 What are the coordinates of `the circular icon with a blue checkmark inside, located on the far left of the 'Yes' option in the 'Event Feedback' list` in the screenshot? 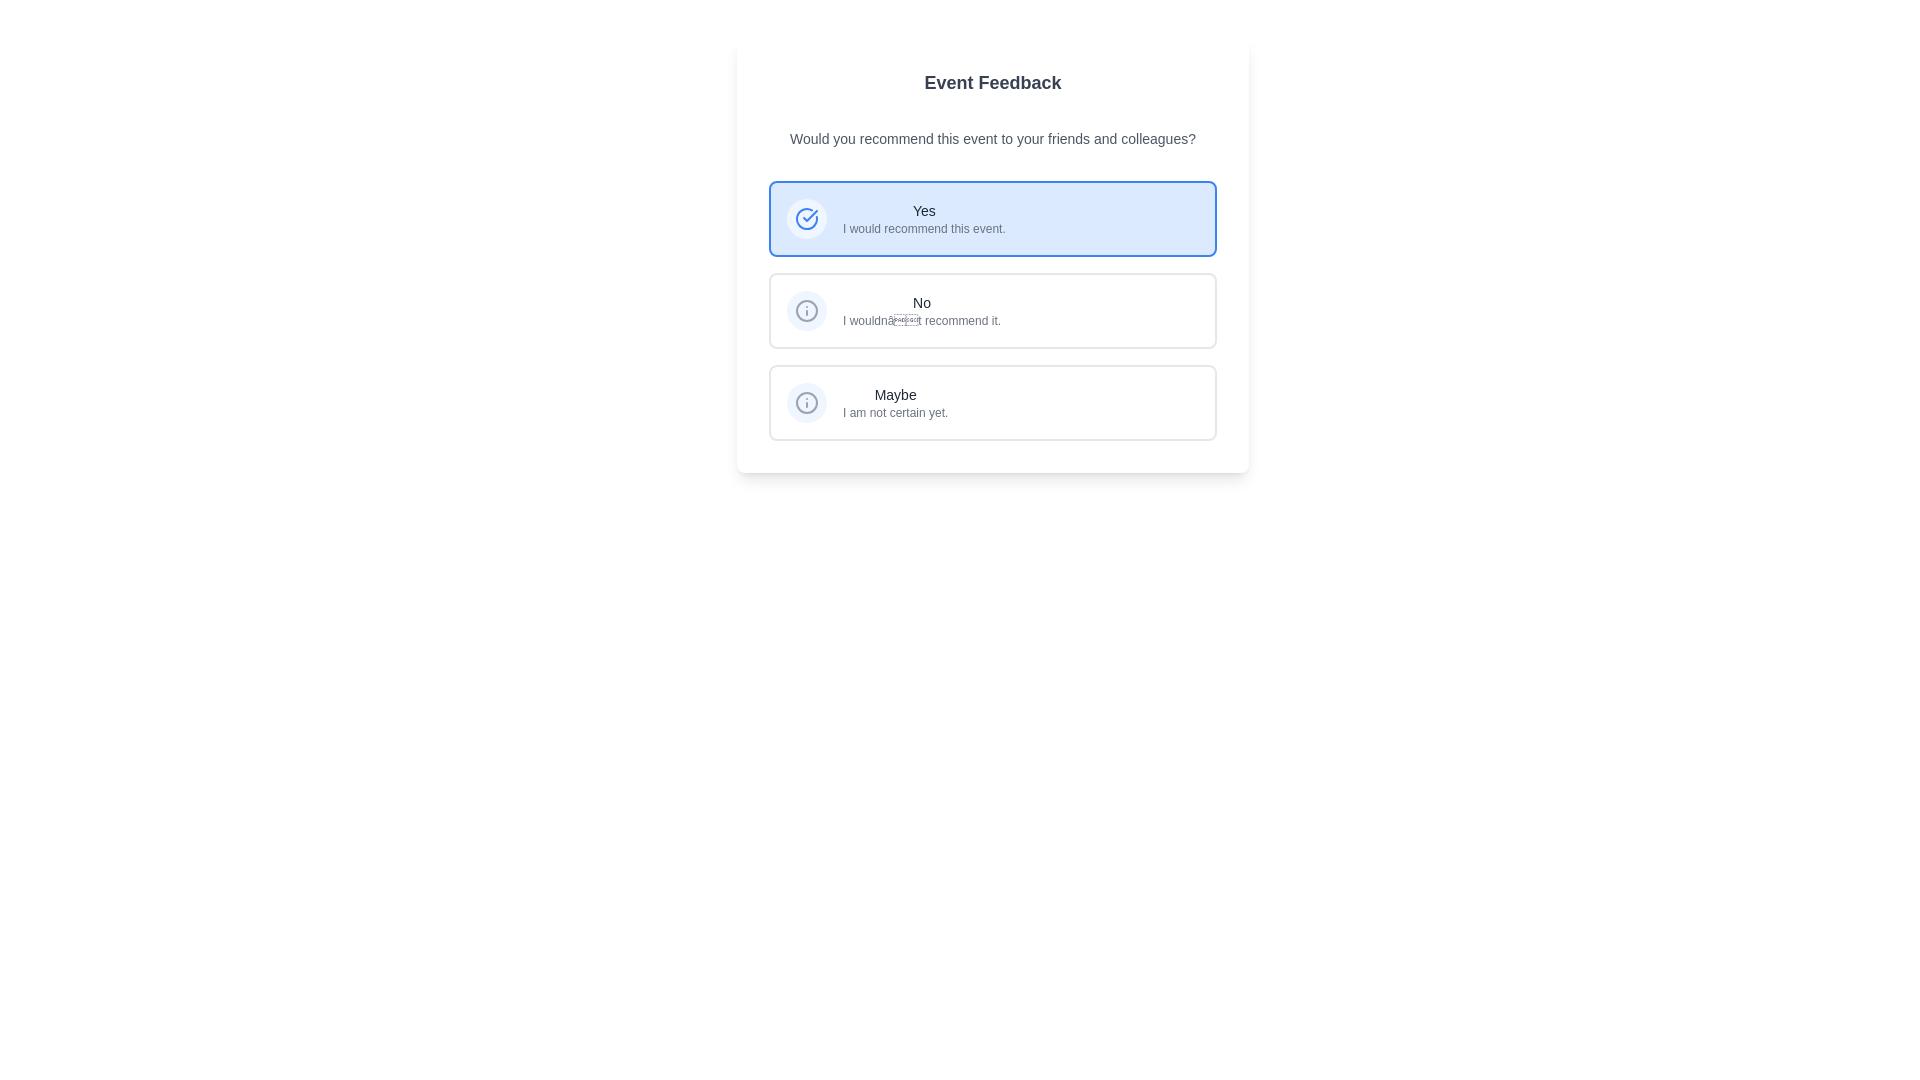 It's located at (806, 219).